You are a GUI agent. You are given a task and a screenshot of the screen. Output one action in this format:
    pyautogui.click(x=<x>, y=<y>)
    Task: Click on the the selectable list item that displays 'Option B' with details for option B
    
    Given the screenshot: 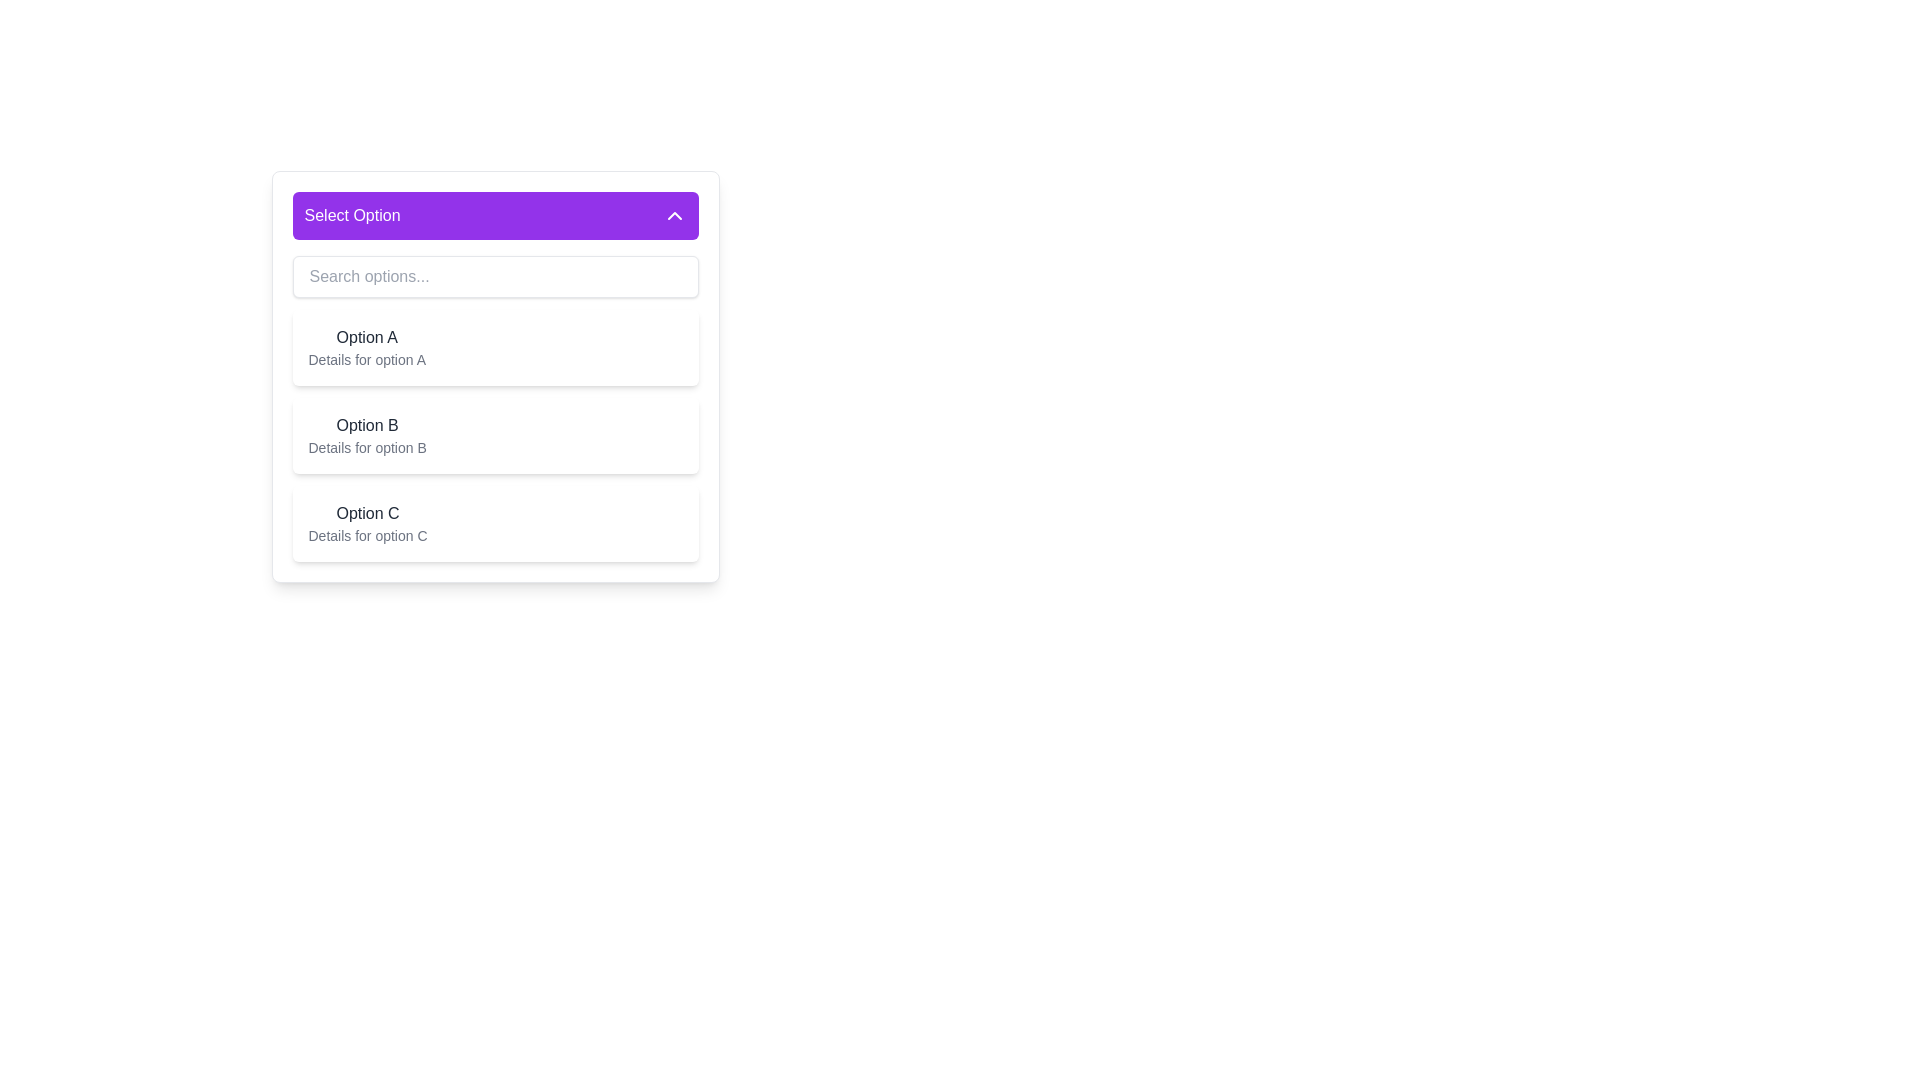 What is the action you would take?
    pyautogui.click(x=367, y=434)
    